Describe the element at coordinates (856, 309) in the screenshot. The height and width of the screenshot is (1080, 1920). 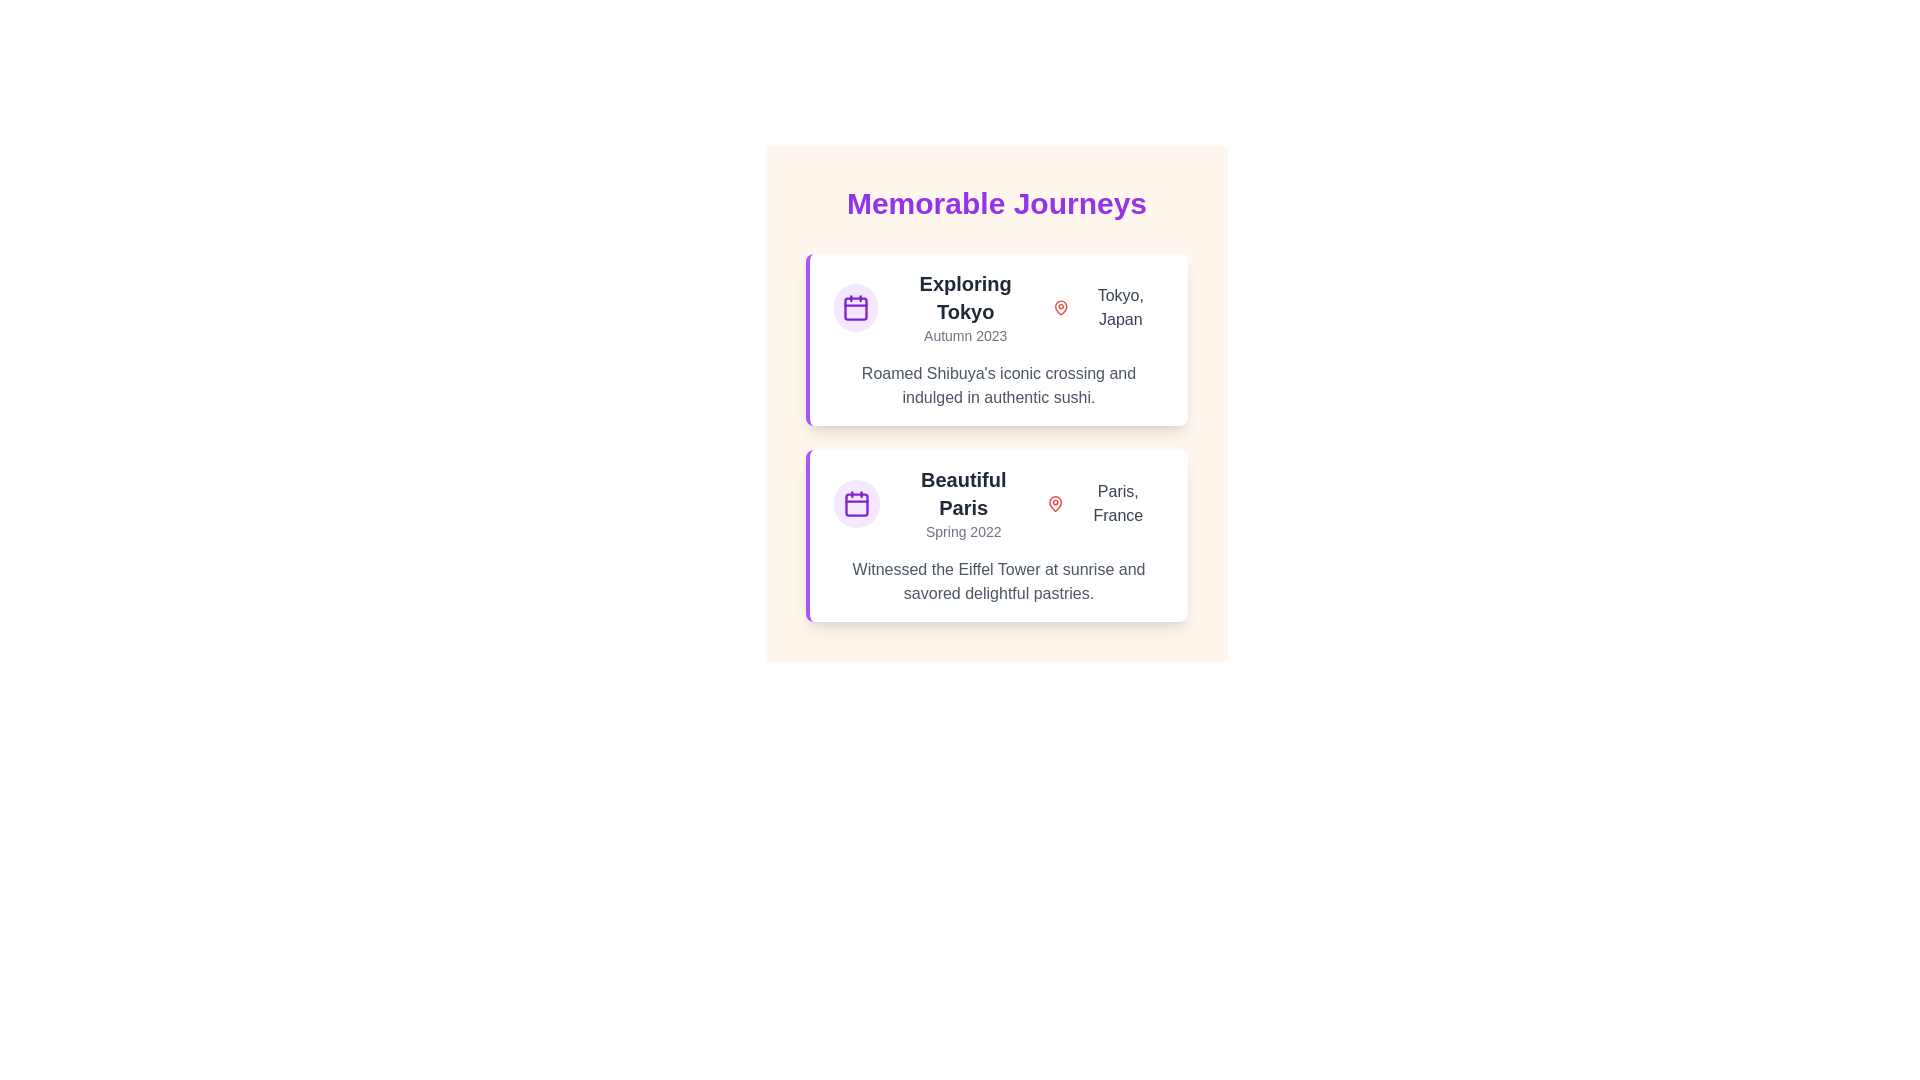
I see `the small rectangular graphic with rounded corners, styled with a light purple fill and outlined in a calendar-like icon structure, located centrally within a larger calendar-shaped SVG graphic` at that location.